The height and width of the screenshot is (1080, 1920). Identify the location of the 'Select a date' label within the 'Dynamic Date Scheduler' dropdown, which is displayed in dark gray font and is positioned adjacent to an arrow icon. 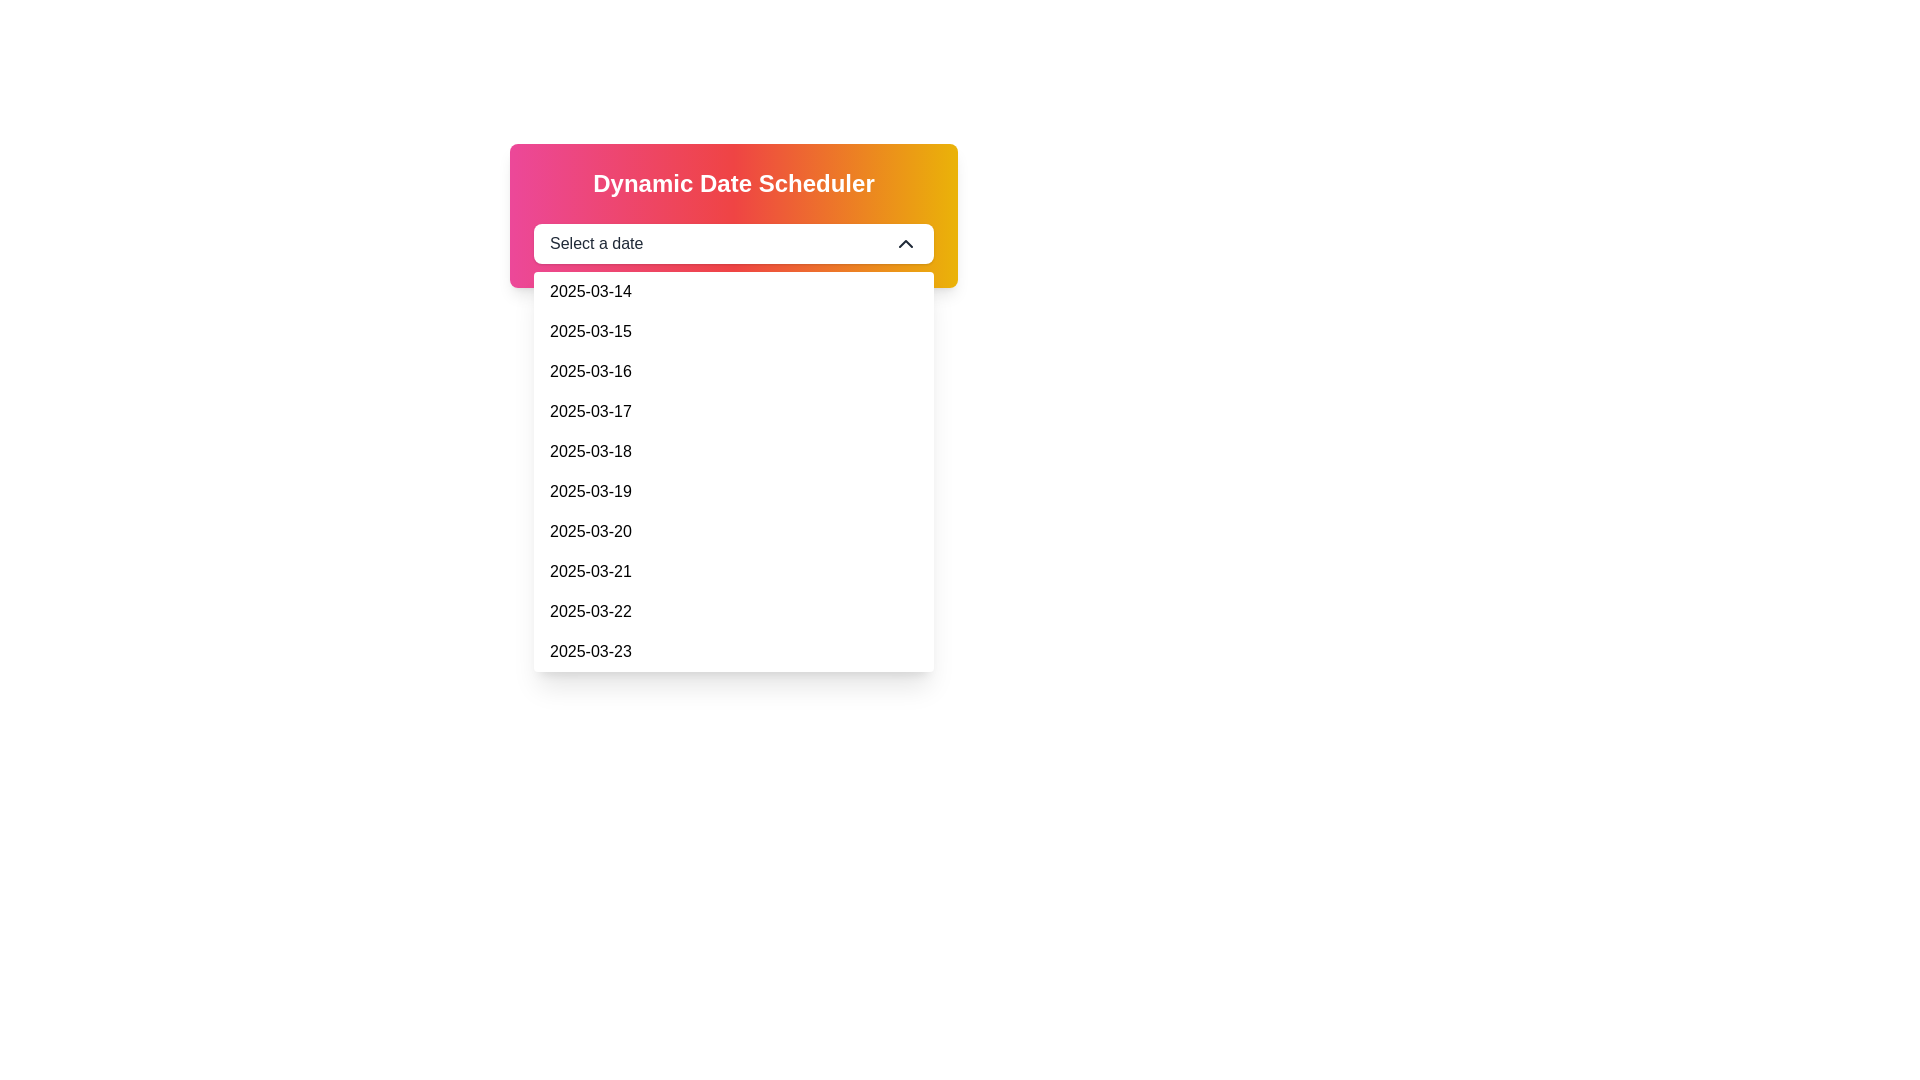
(595, 242).